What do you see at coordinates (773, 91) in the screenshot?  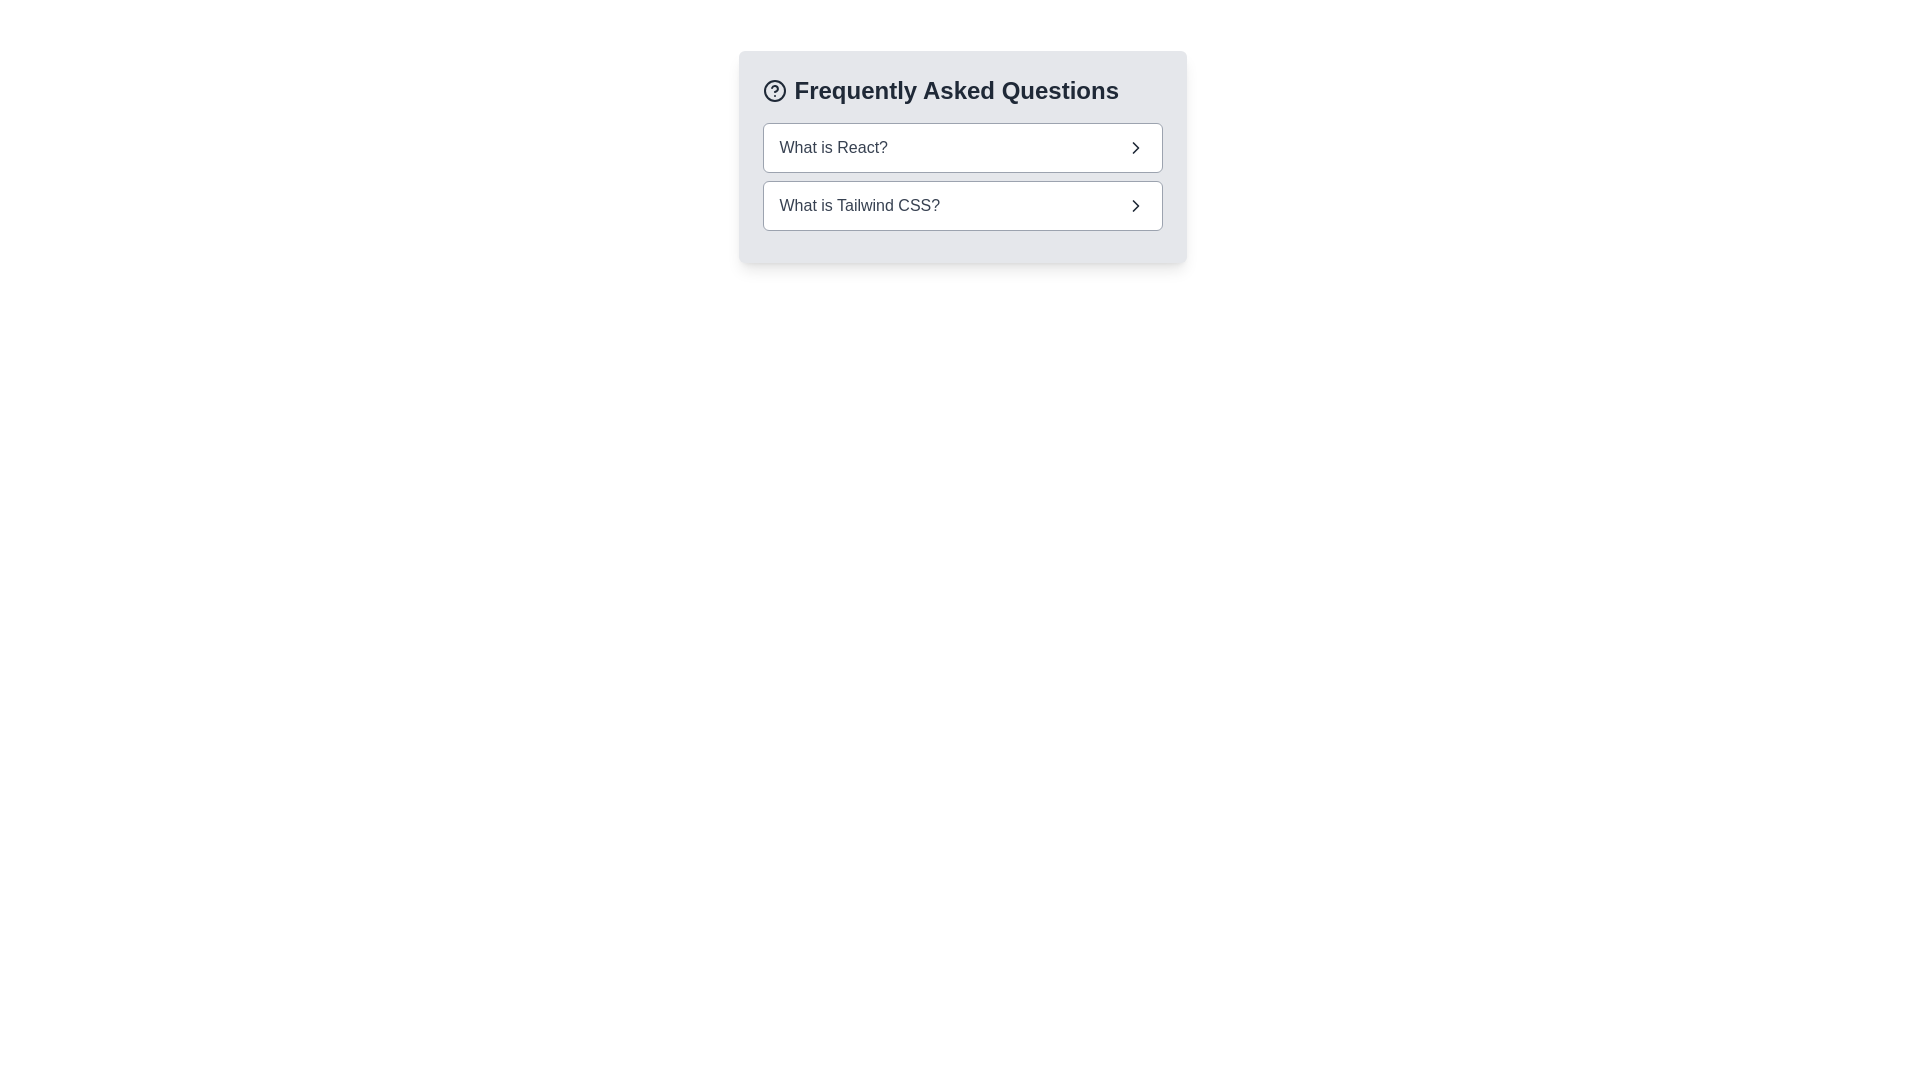 I see `the circular icon with a question mark in its center, located in the header labeled 'Frequently Asked Questions'` at bounding box center [773, 91].